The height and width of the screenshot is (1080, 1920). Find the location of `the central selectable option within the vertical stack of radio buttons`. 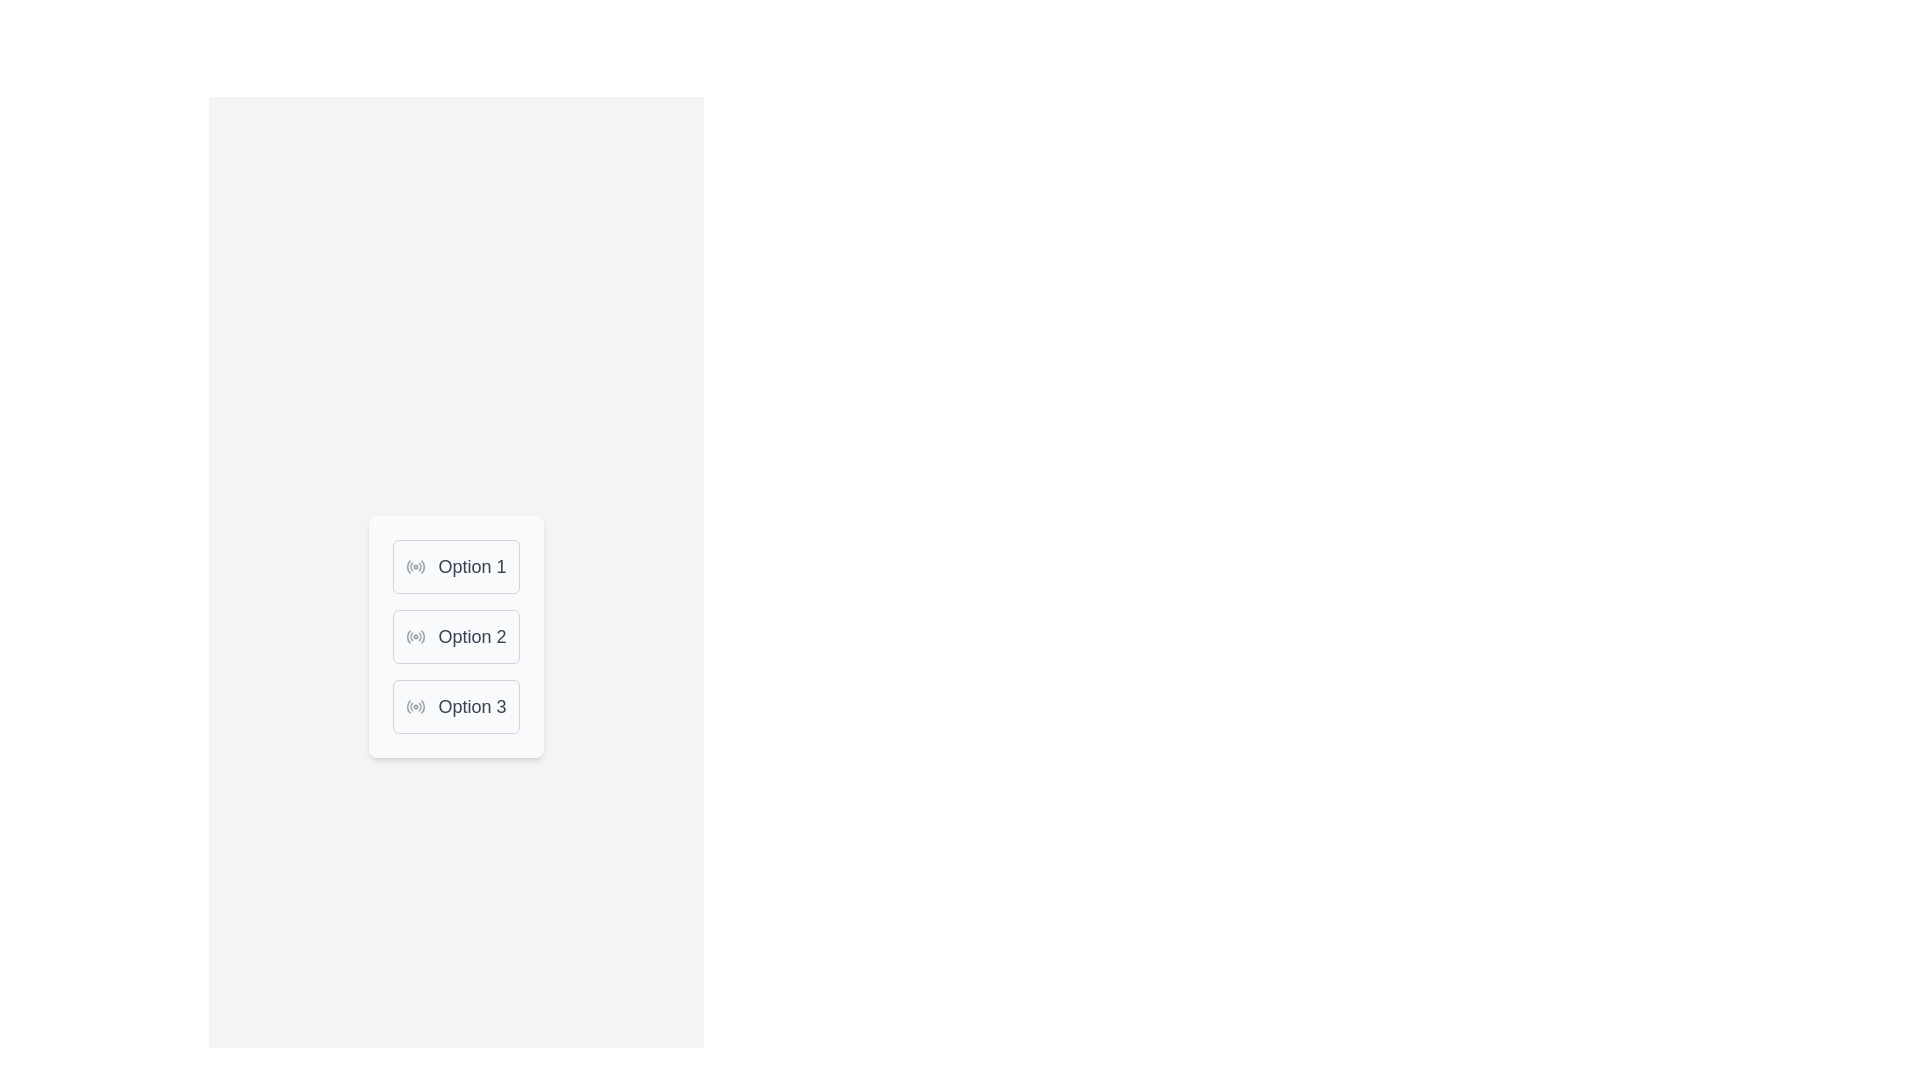

the central selectable option within the vertical stack of radio buttons is located at coordinates (455, 636).